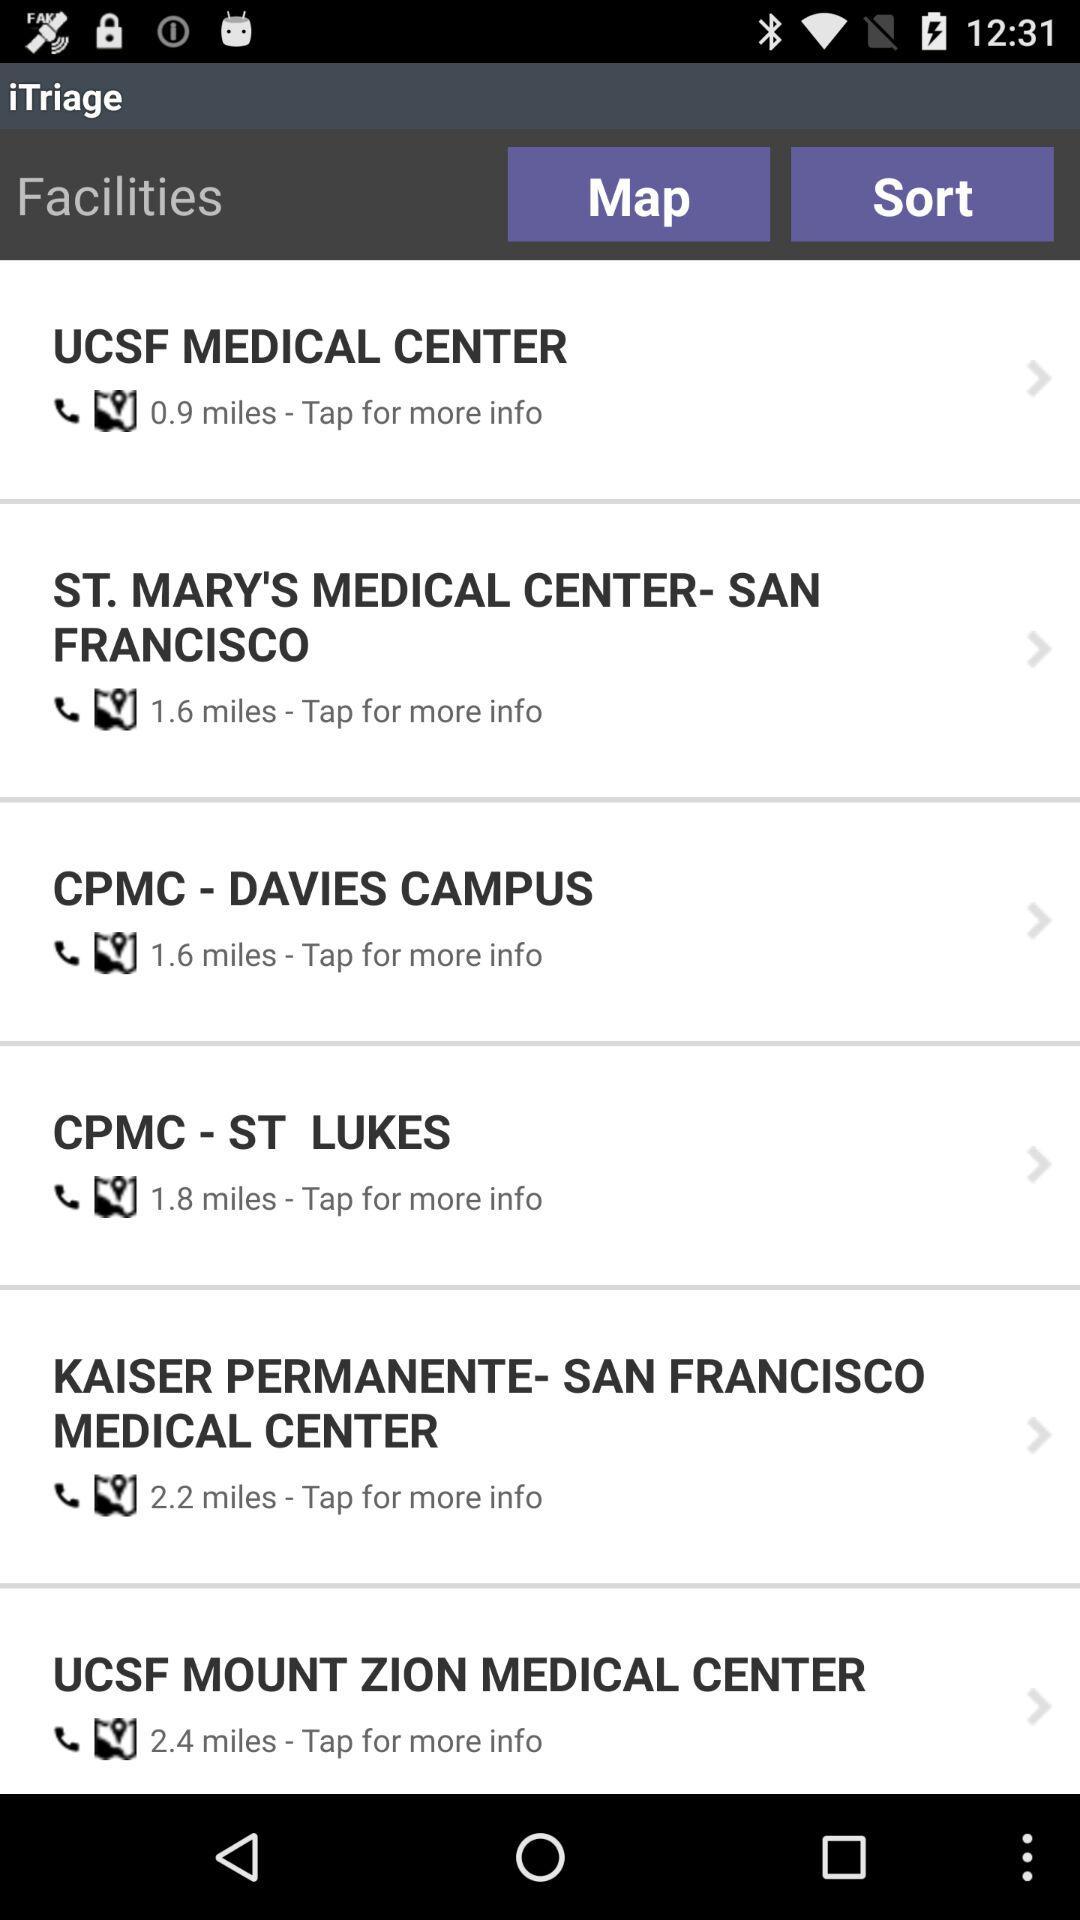  What do you see at coordinates (164, 410) in the screenshot?
I see `the item below the ucsf medical center icon` at bounding box center [164, 410].